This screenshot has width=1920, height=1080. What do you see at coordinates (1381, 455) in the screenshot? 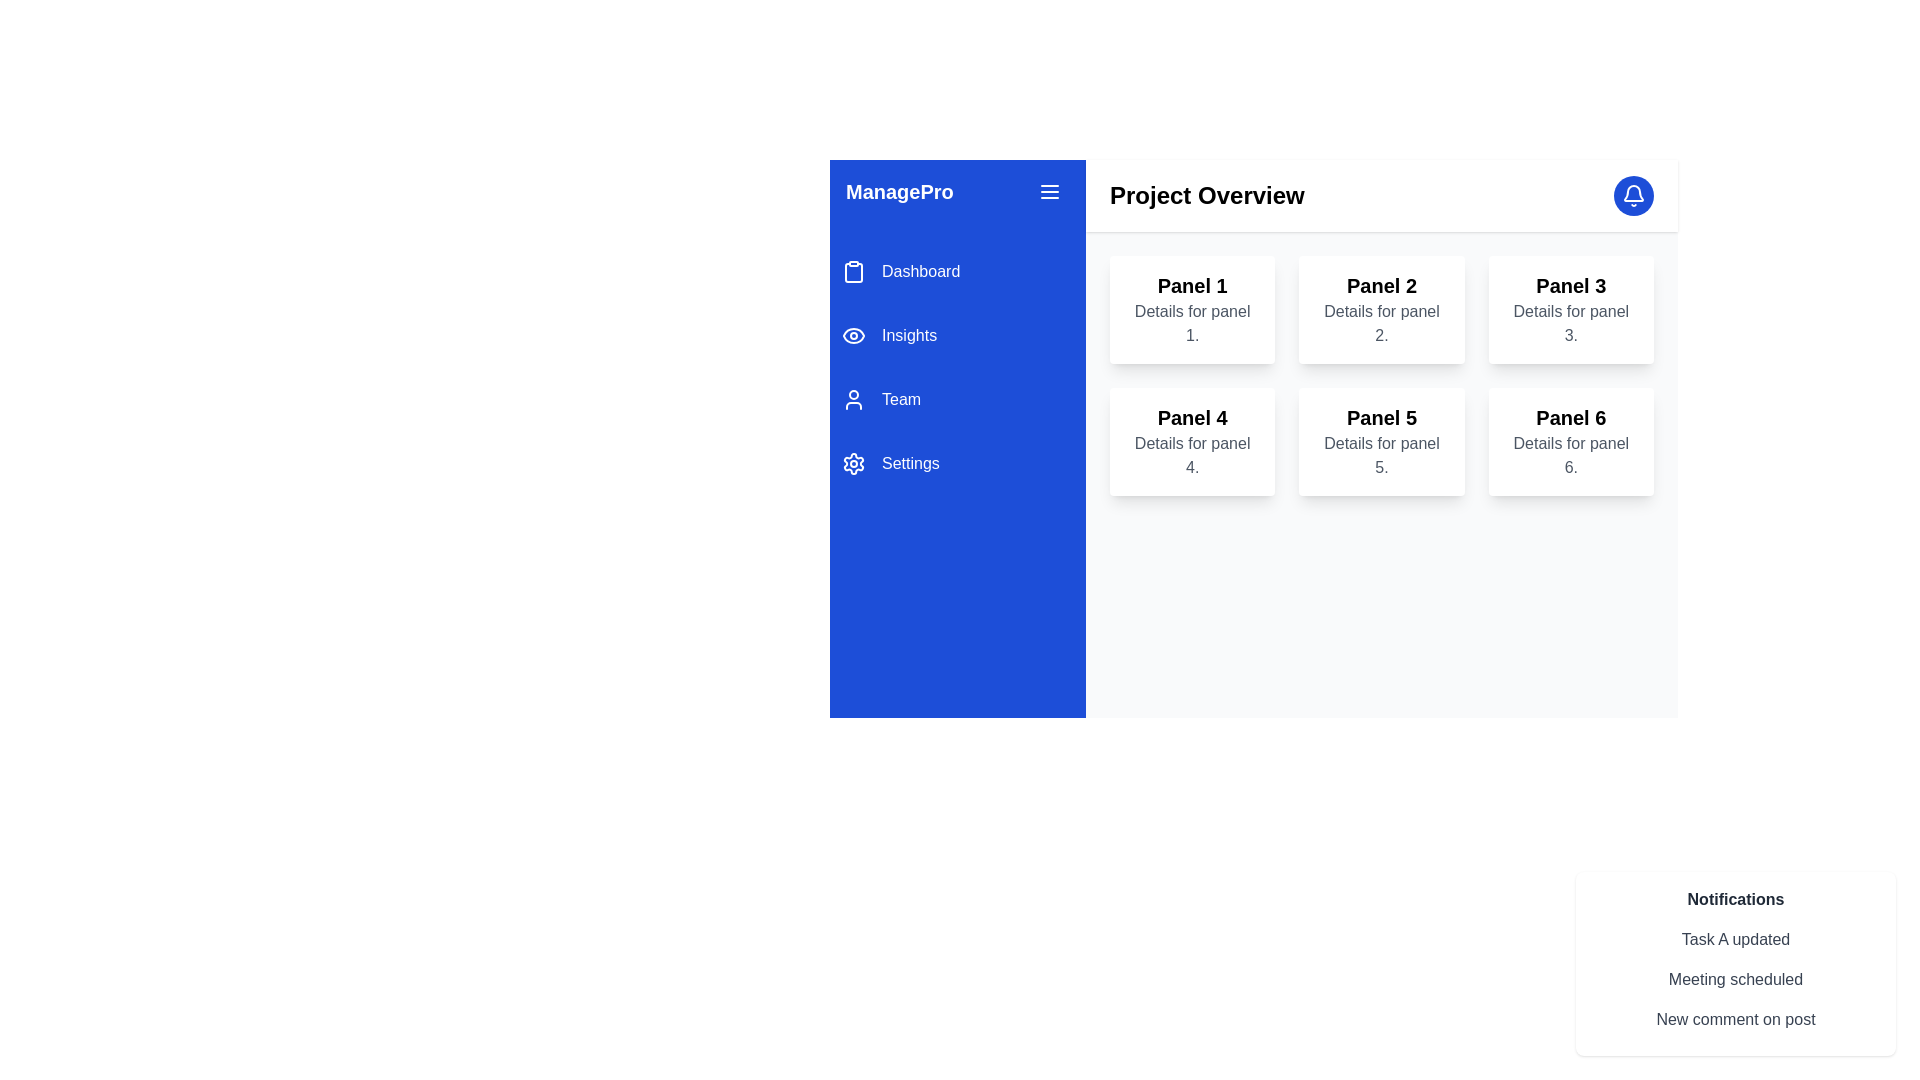
I see `the text label displaying 'Details for panel 5.' which is located below the header 'Panel 5' in the fifth panel of the grid layout` at bounding box center [1381, 455].